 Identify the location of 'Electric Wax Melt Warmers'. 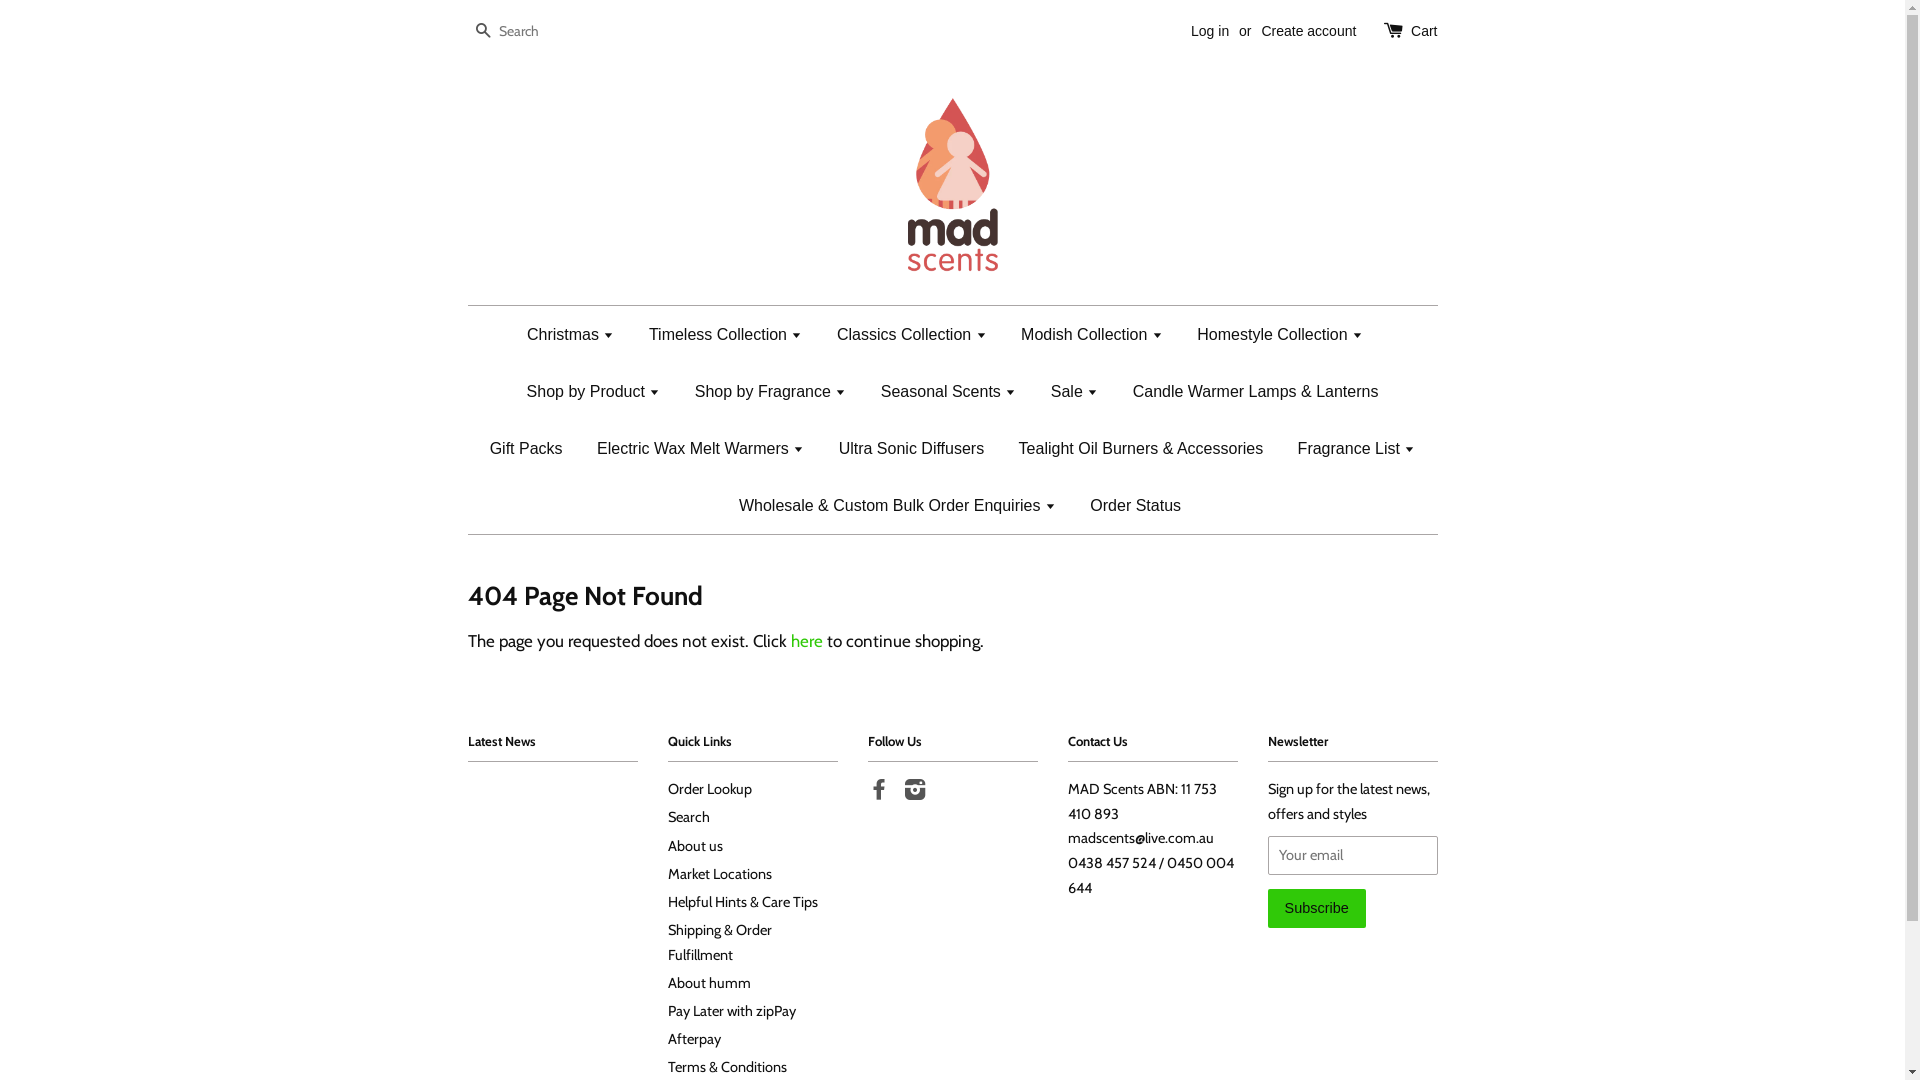
(700, 447).